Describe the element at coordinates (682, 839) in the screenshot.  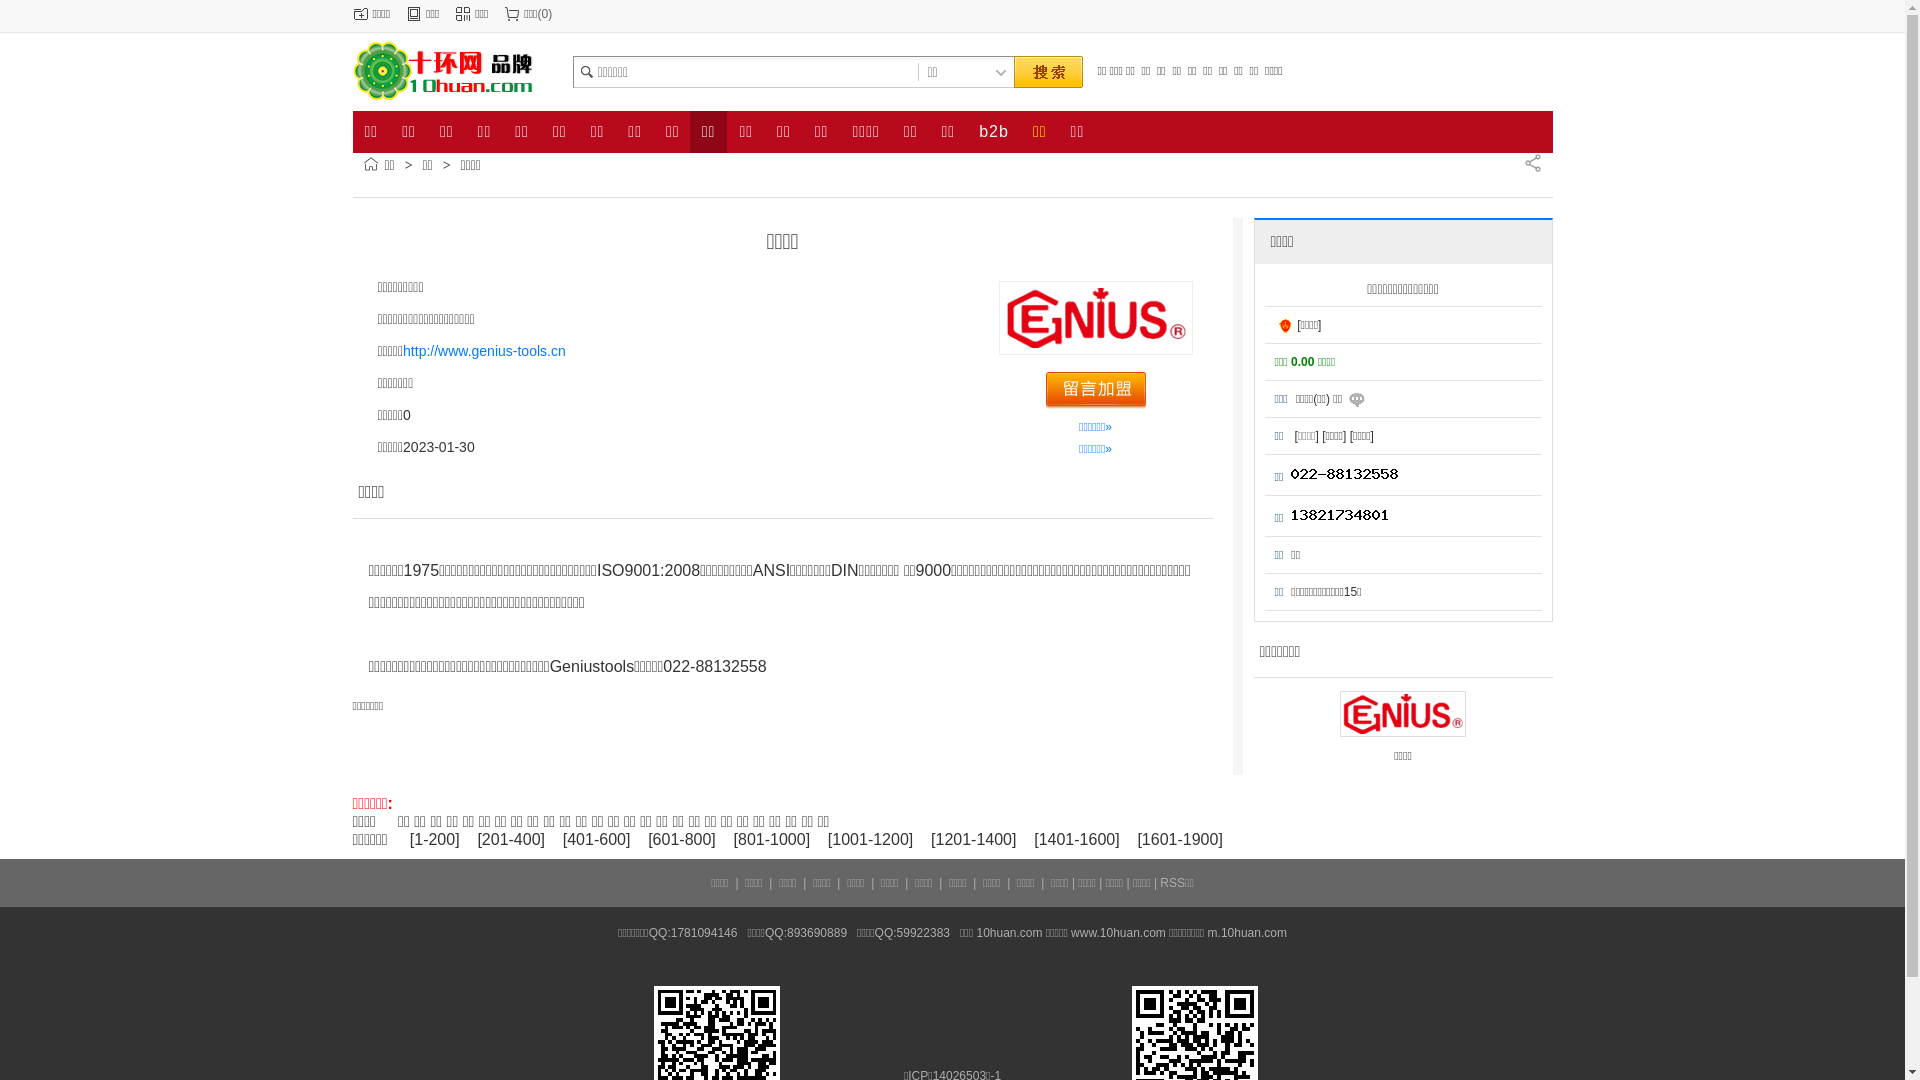
I see `'601-800'` at that location.